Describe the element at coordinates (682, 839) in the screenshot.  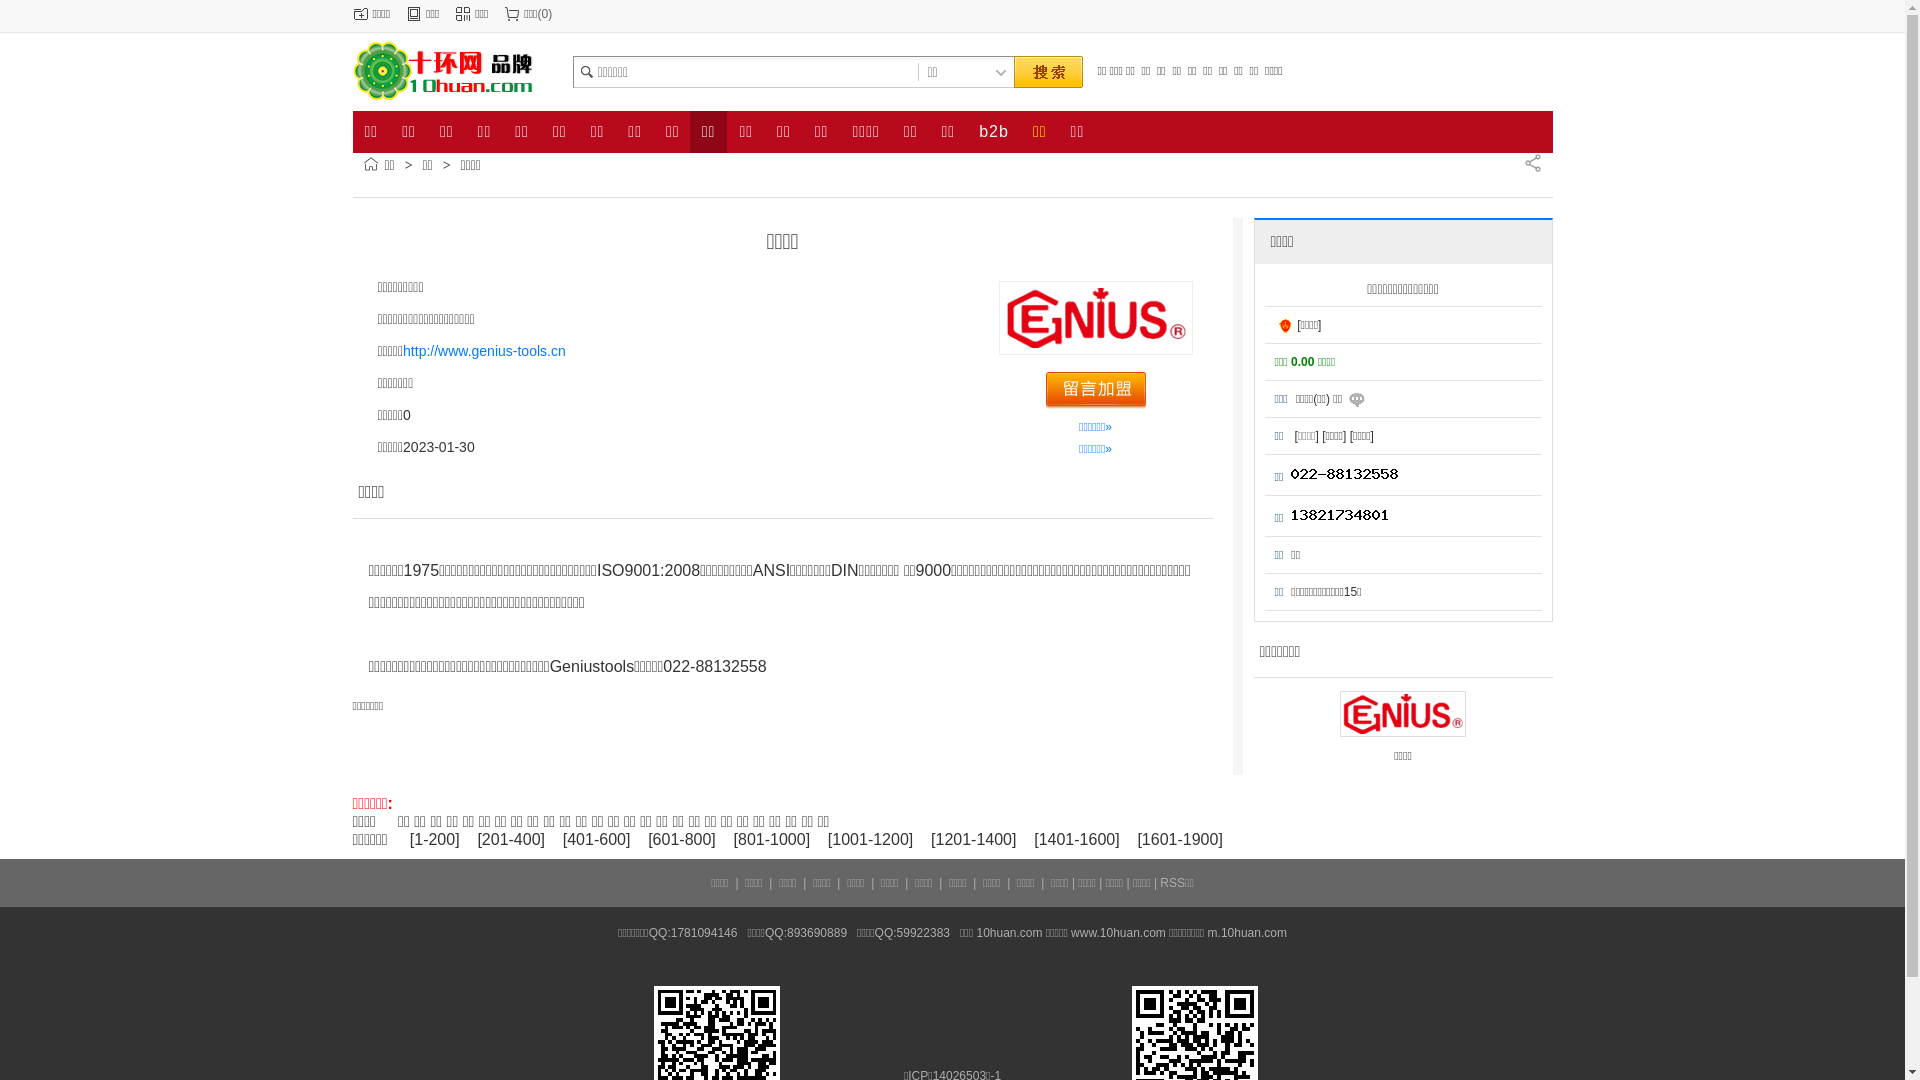
I see `'601-800'` at that location.